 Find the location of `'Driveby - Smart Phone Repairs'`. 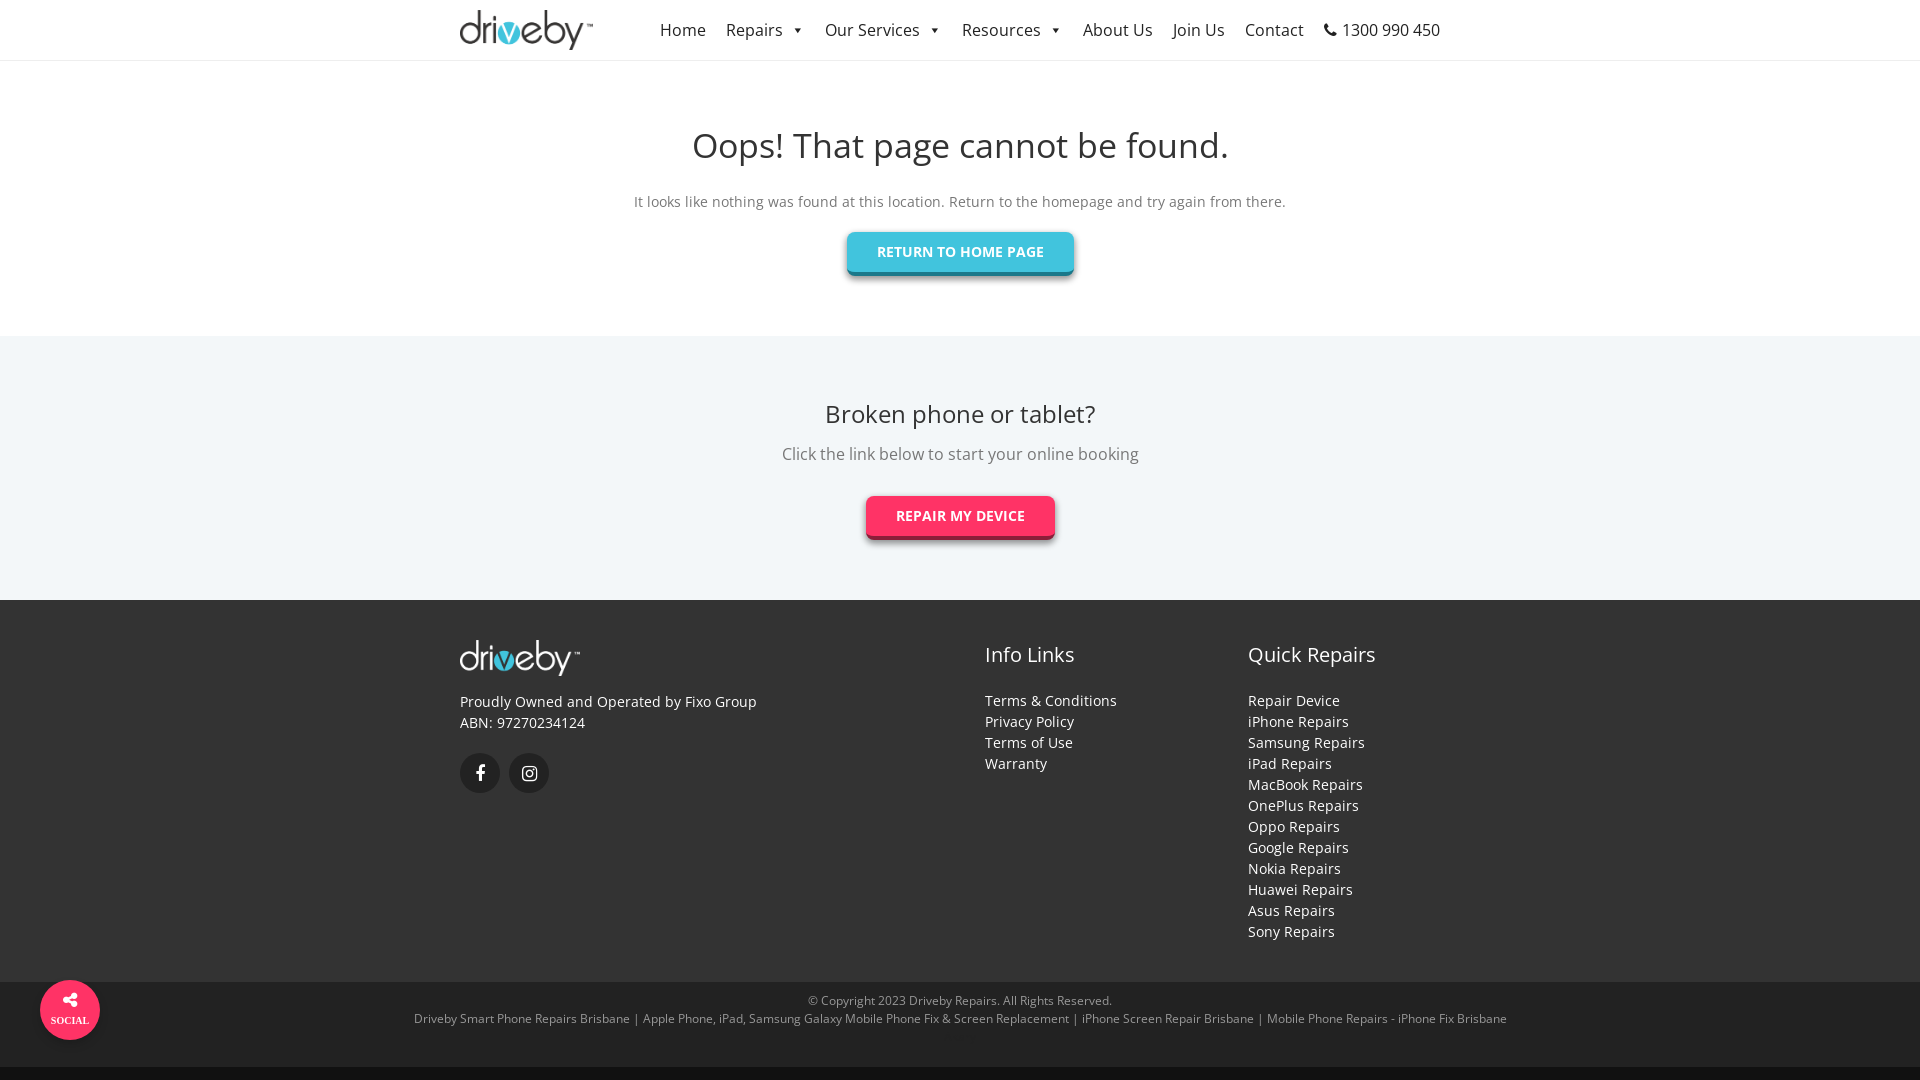

'Driveby - Smart Phone Repairs' is located at coordinates (526, 30).